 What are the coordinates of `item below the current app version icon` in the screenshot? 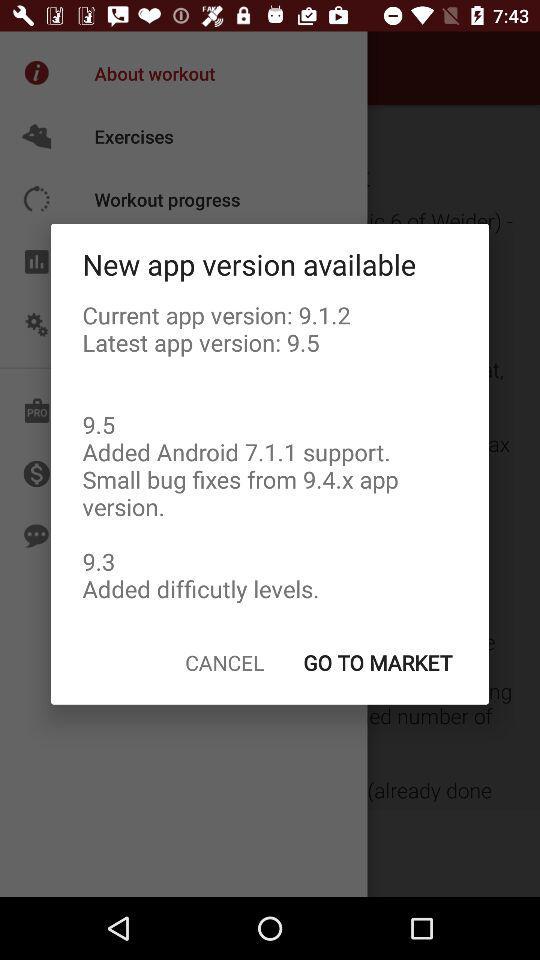 It's located at (377, 662).